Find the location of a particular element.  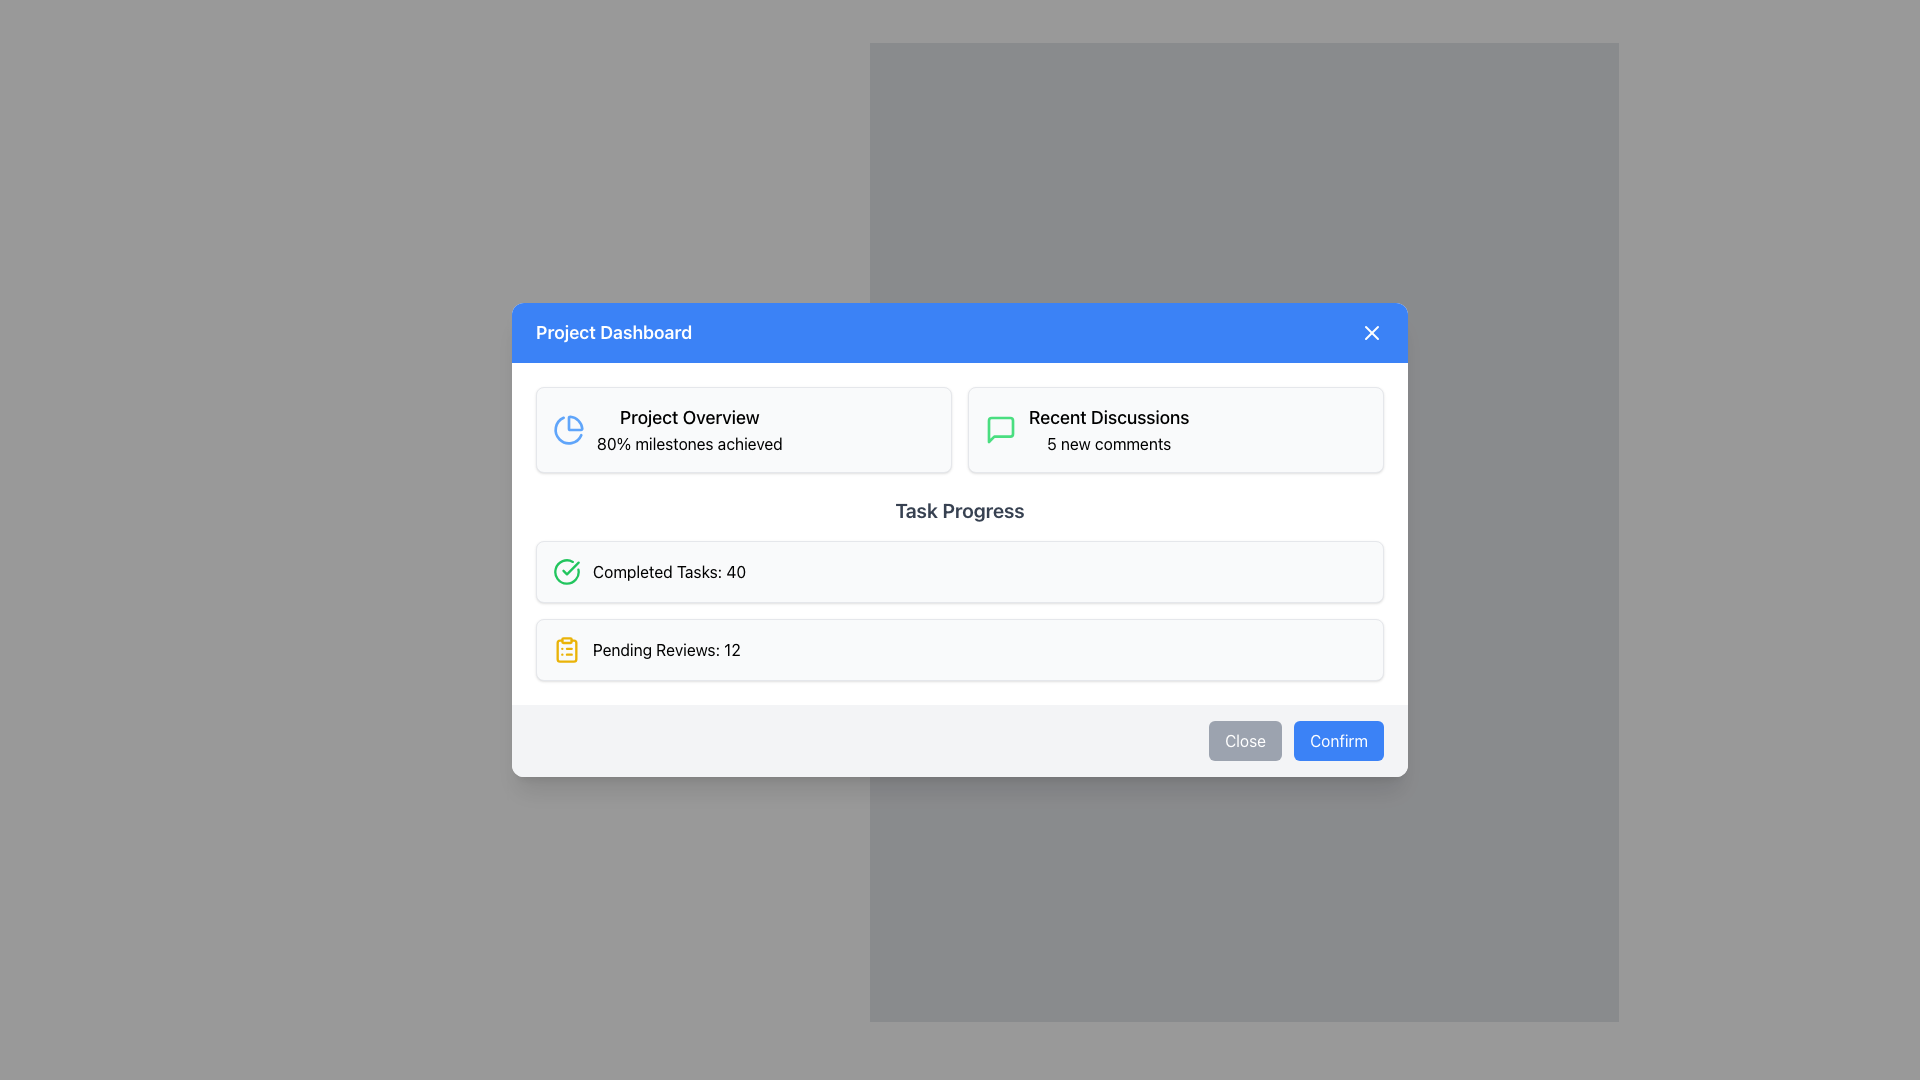

the close button located on the bottom-right of the dialog, next to the 'Confirm' button is located at coordinates (1244, 740).